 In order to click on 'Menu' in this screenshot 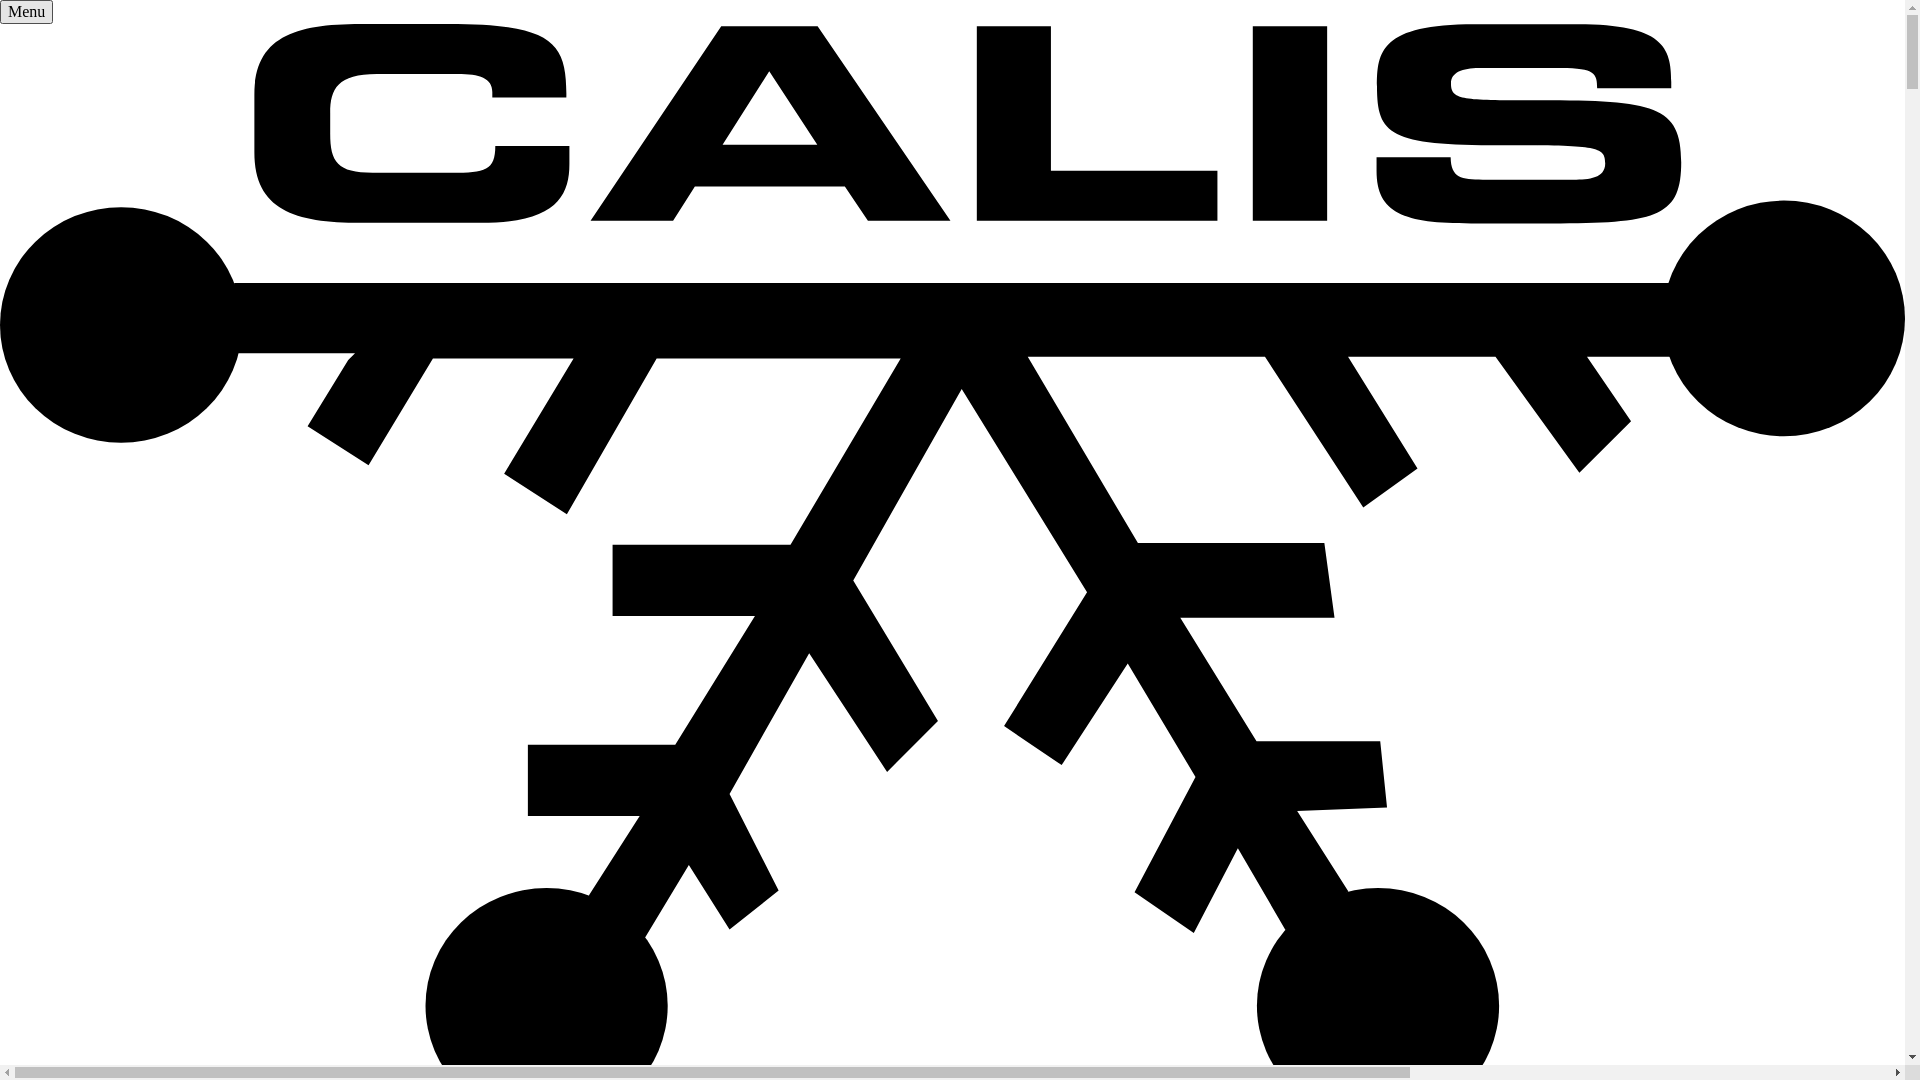, I will do `click(26, 11)`.